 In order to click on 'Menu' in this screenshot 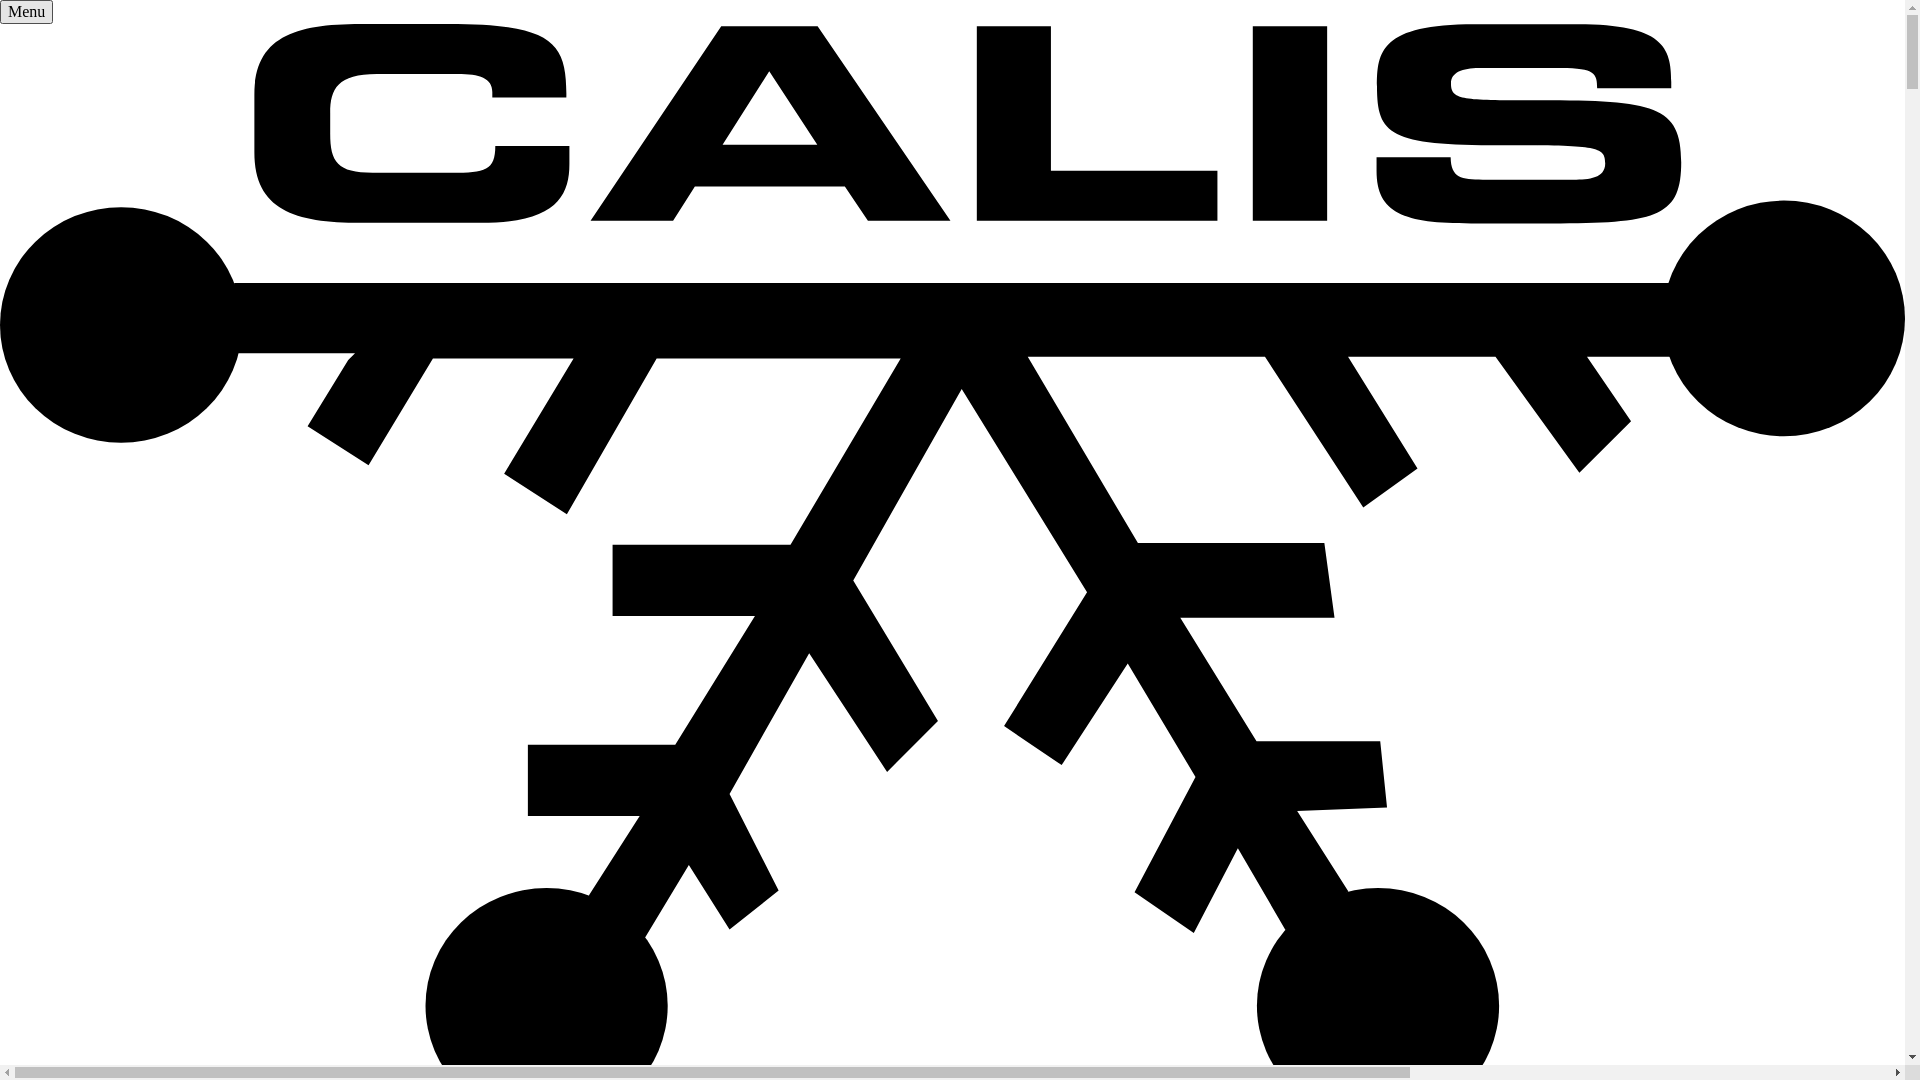, I will do `click(26, 11)`.